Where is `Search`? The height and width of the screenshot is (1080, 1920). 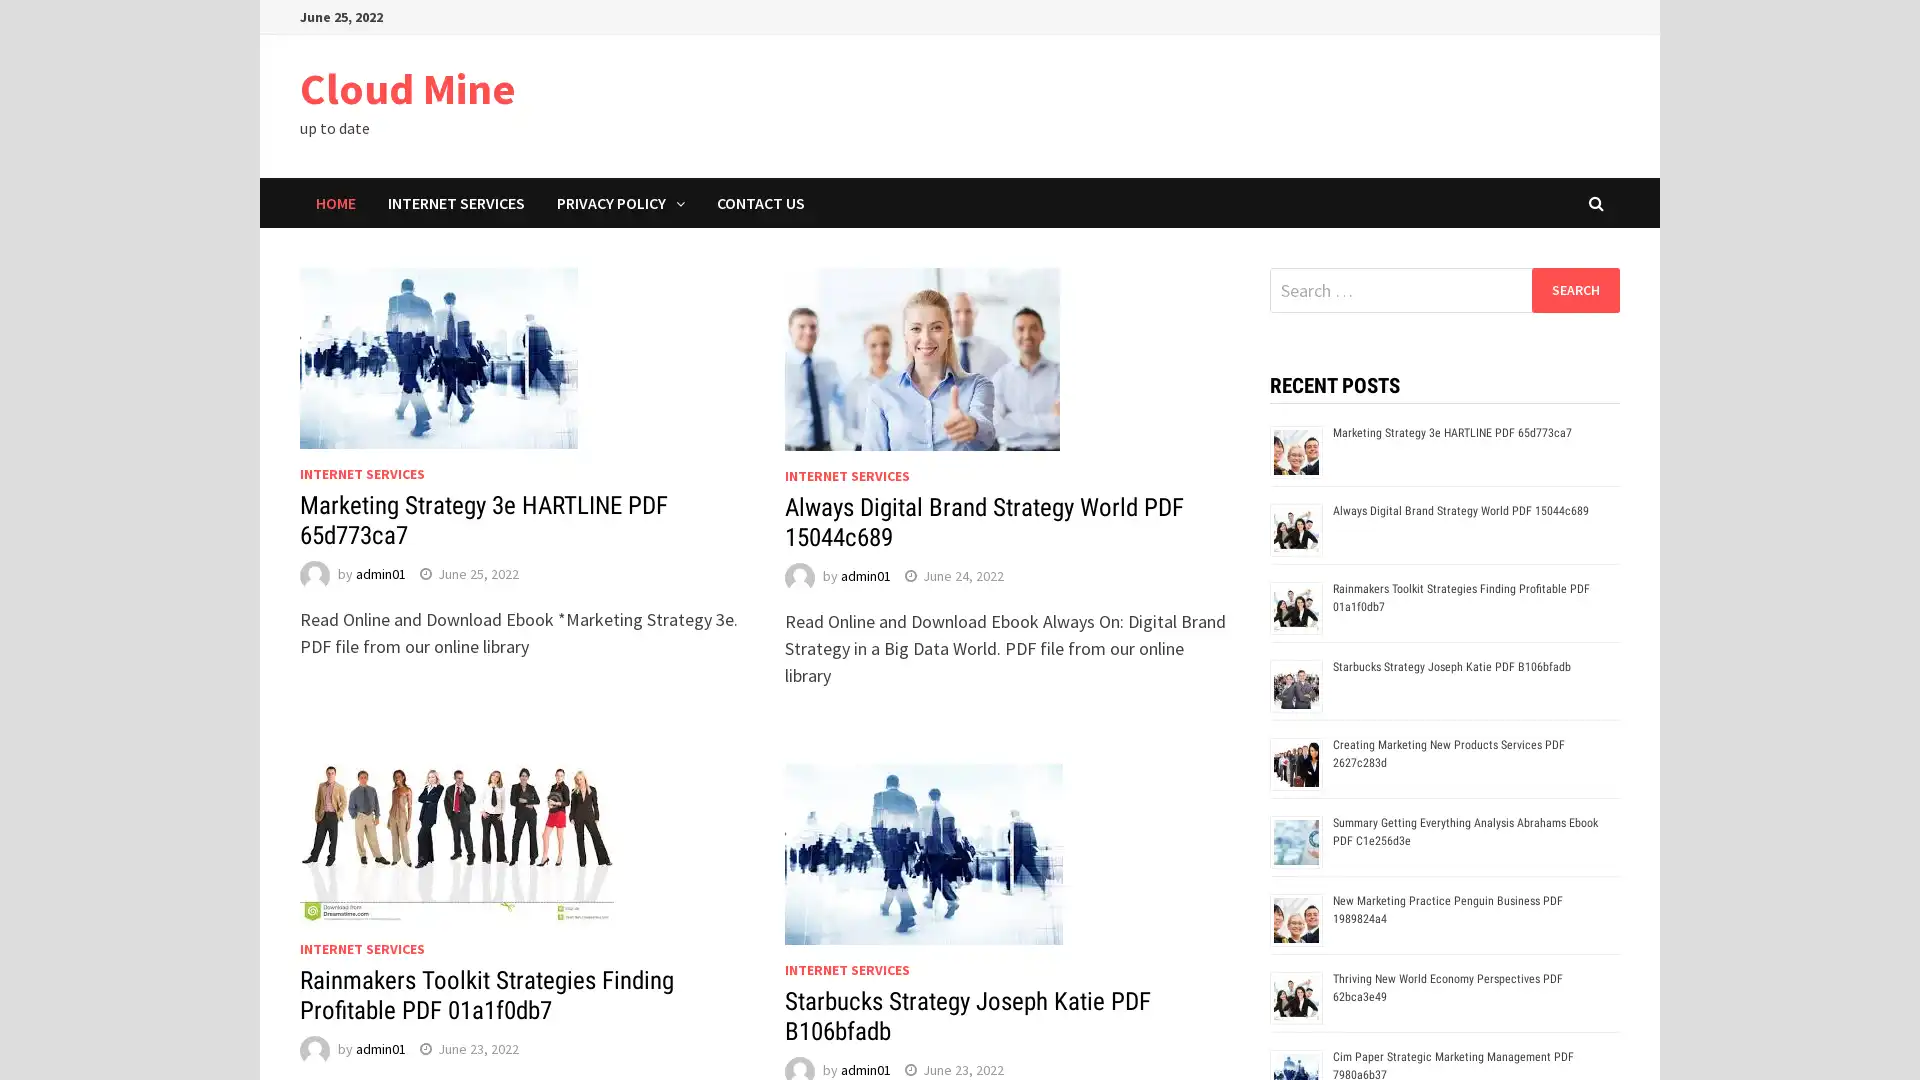 Search is located at coordinates (1574, 289).